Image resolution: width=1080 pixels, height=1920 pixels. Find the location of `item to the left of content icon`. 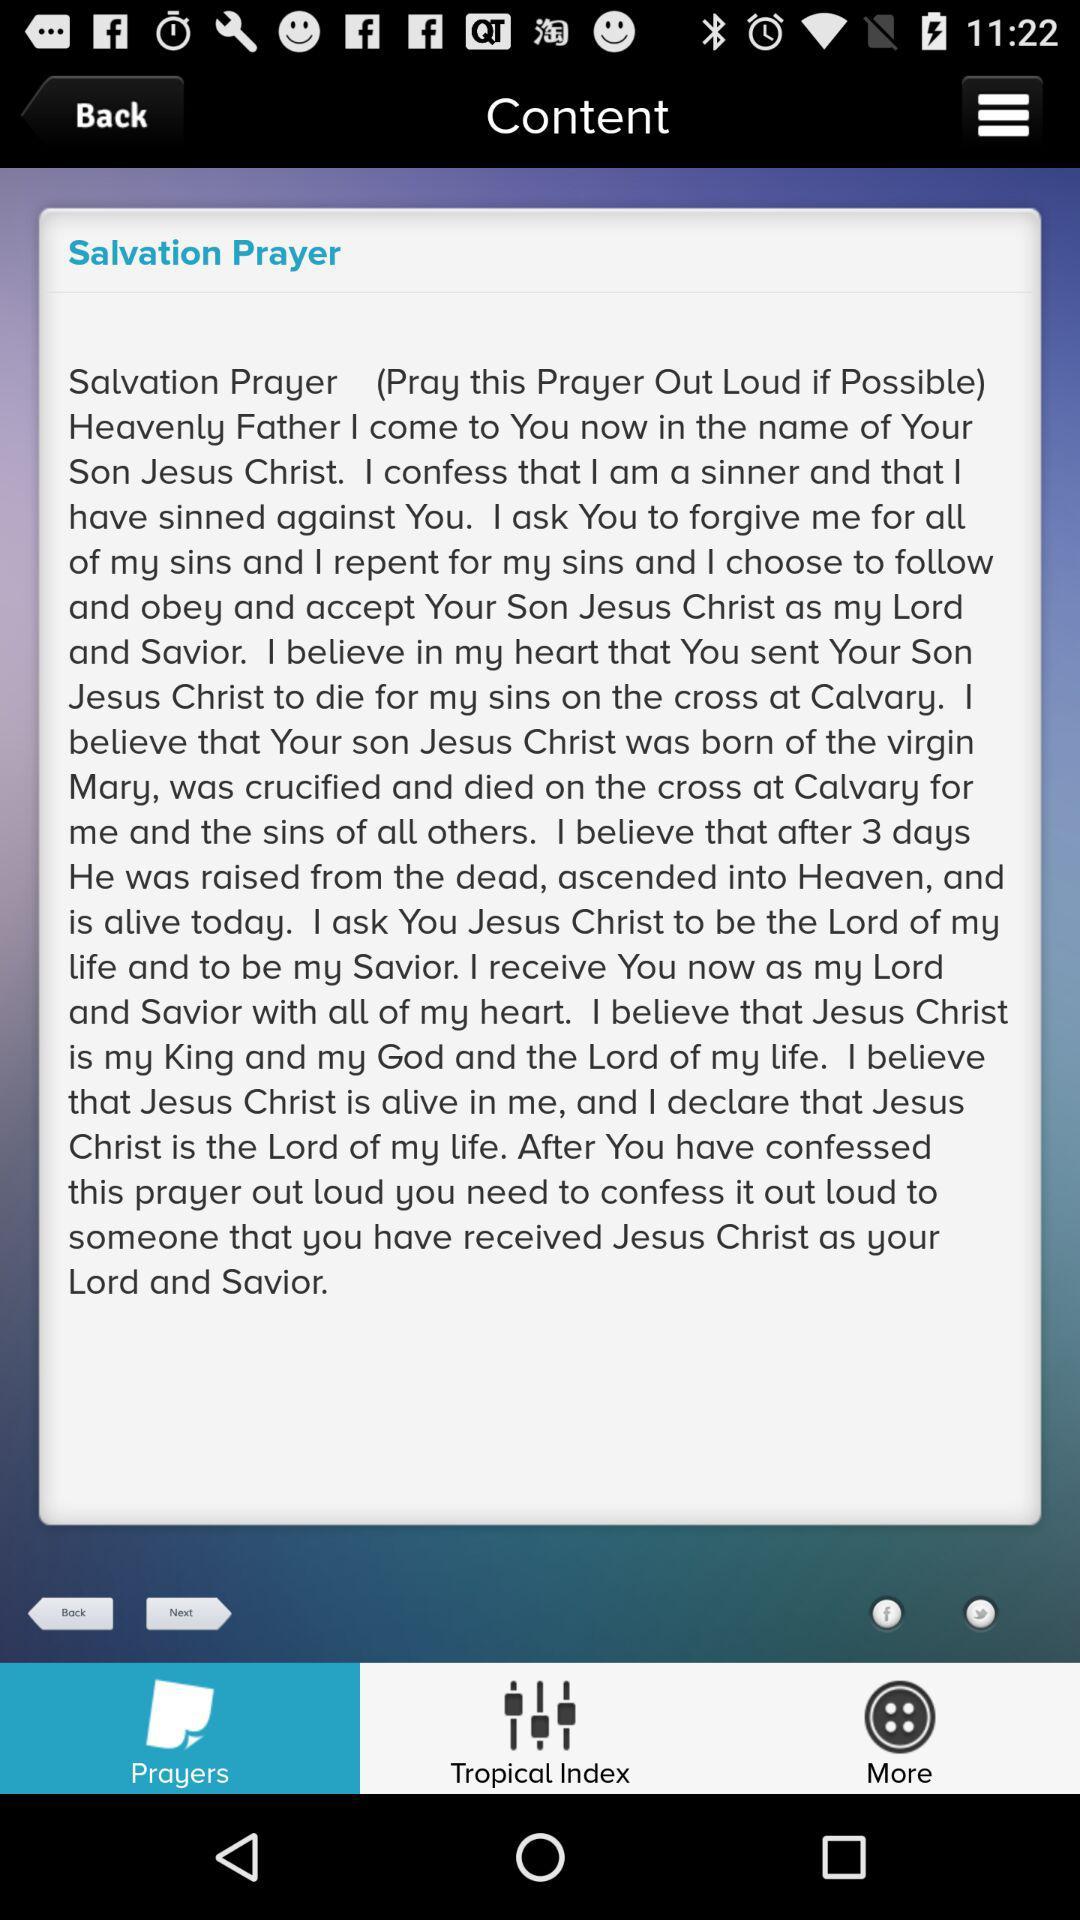

item to the left of content icon is located at coordinates (107, 114).